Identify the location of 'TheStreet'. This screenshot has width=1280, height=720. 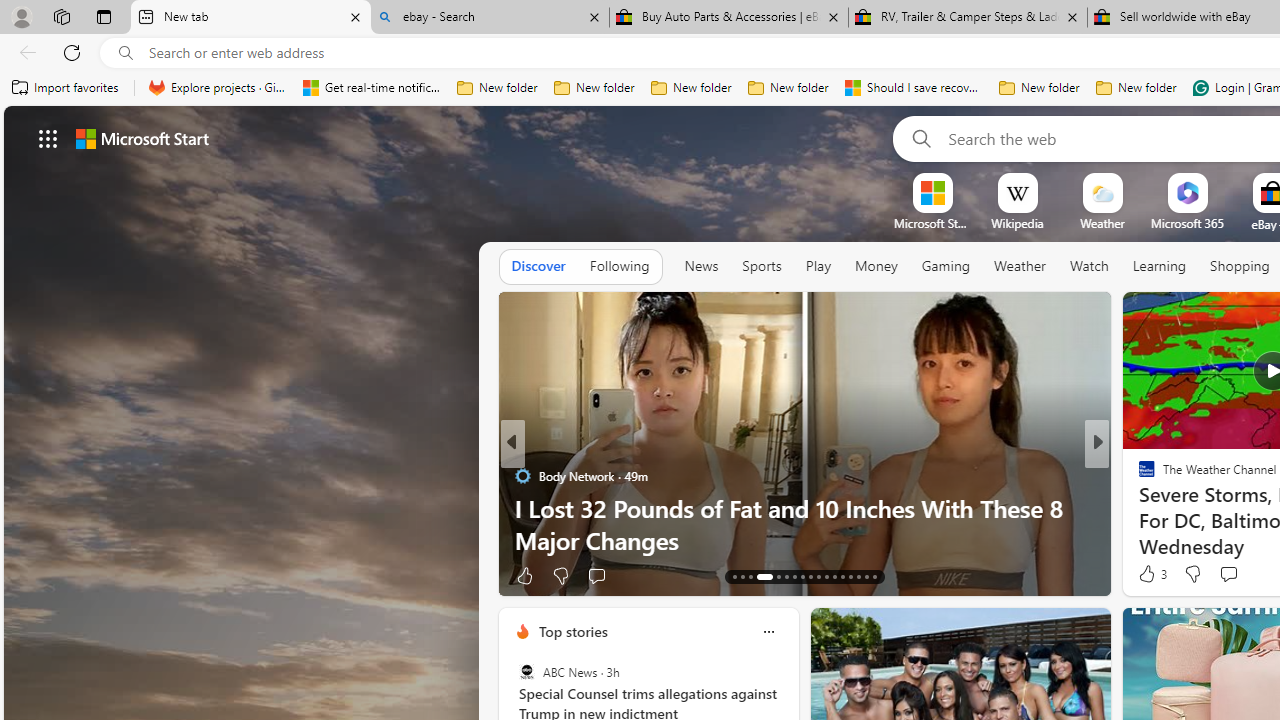
(1138, 506).